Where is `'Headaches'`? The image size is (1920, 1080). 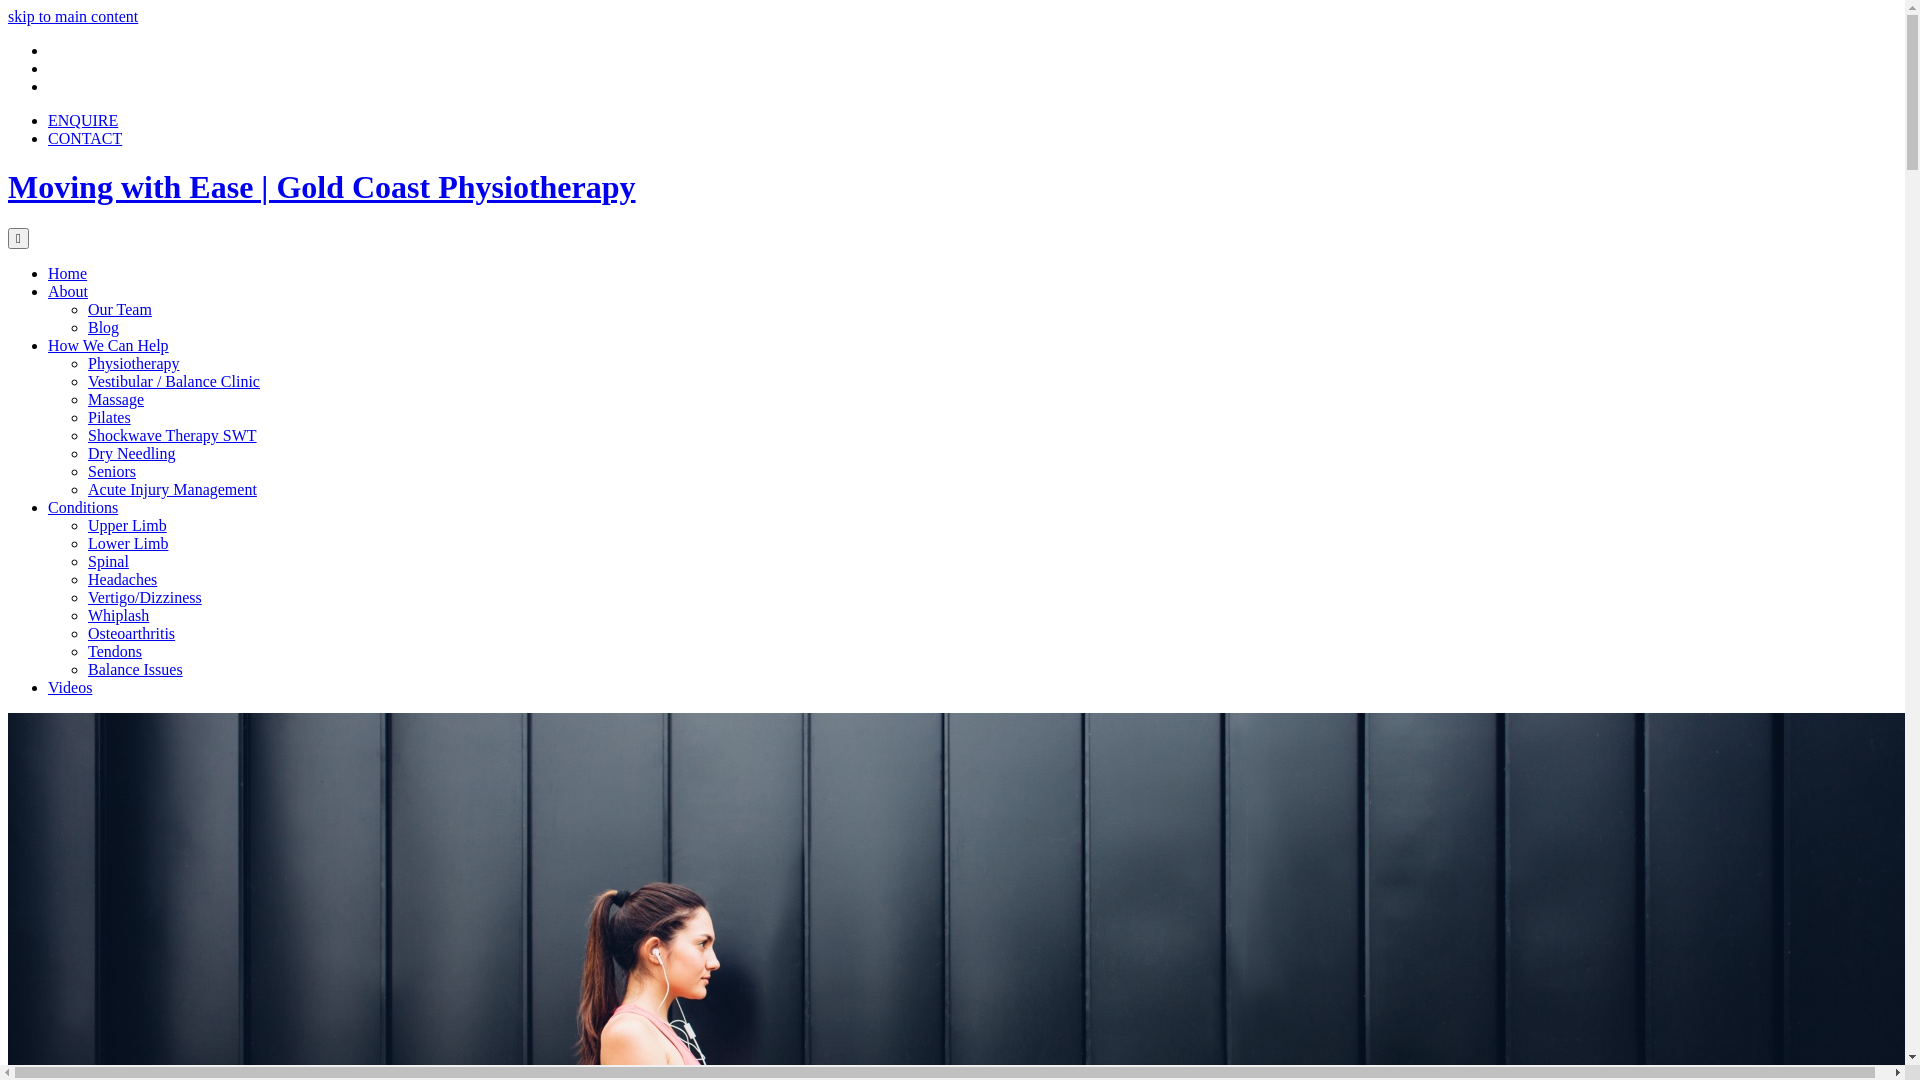 'Headaches' is located at coordinates (121, 579).